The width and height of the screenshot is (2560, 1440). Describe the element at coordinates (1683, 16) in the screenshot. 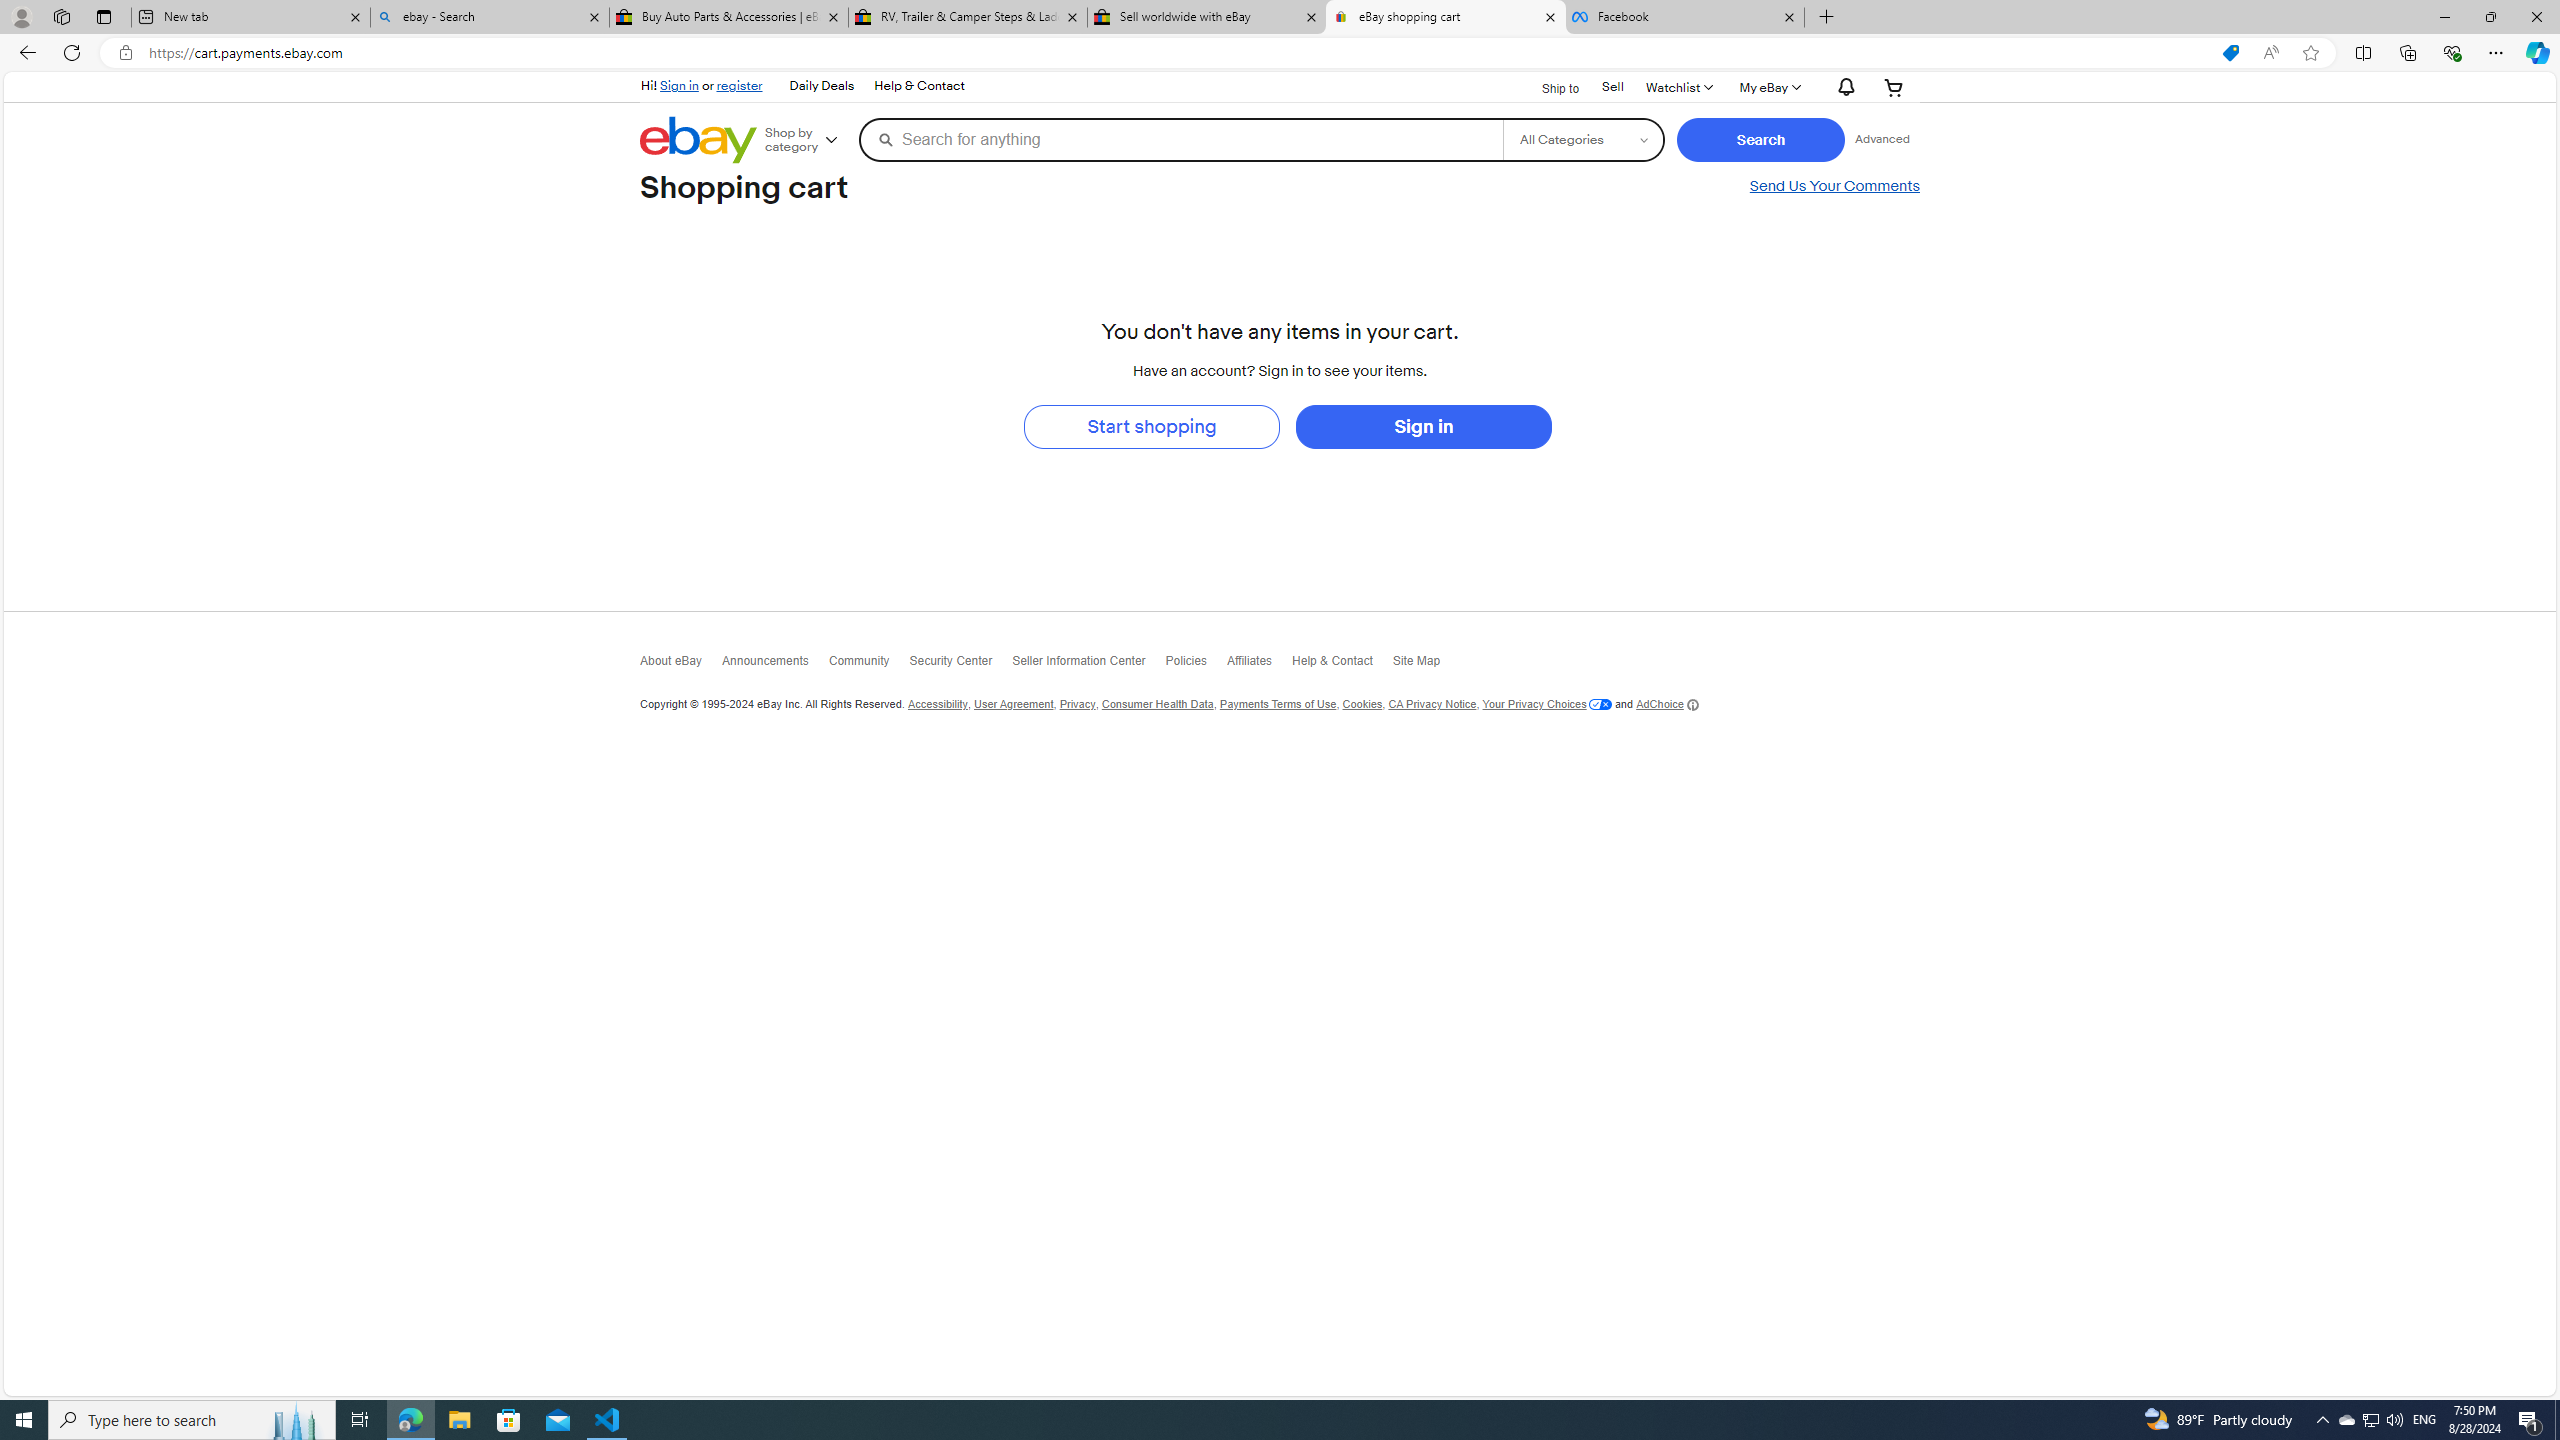

I see `'Facebook'` at that location.